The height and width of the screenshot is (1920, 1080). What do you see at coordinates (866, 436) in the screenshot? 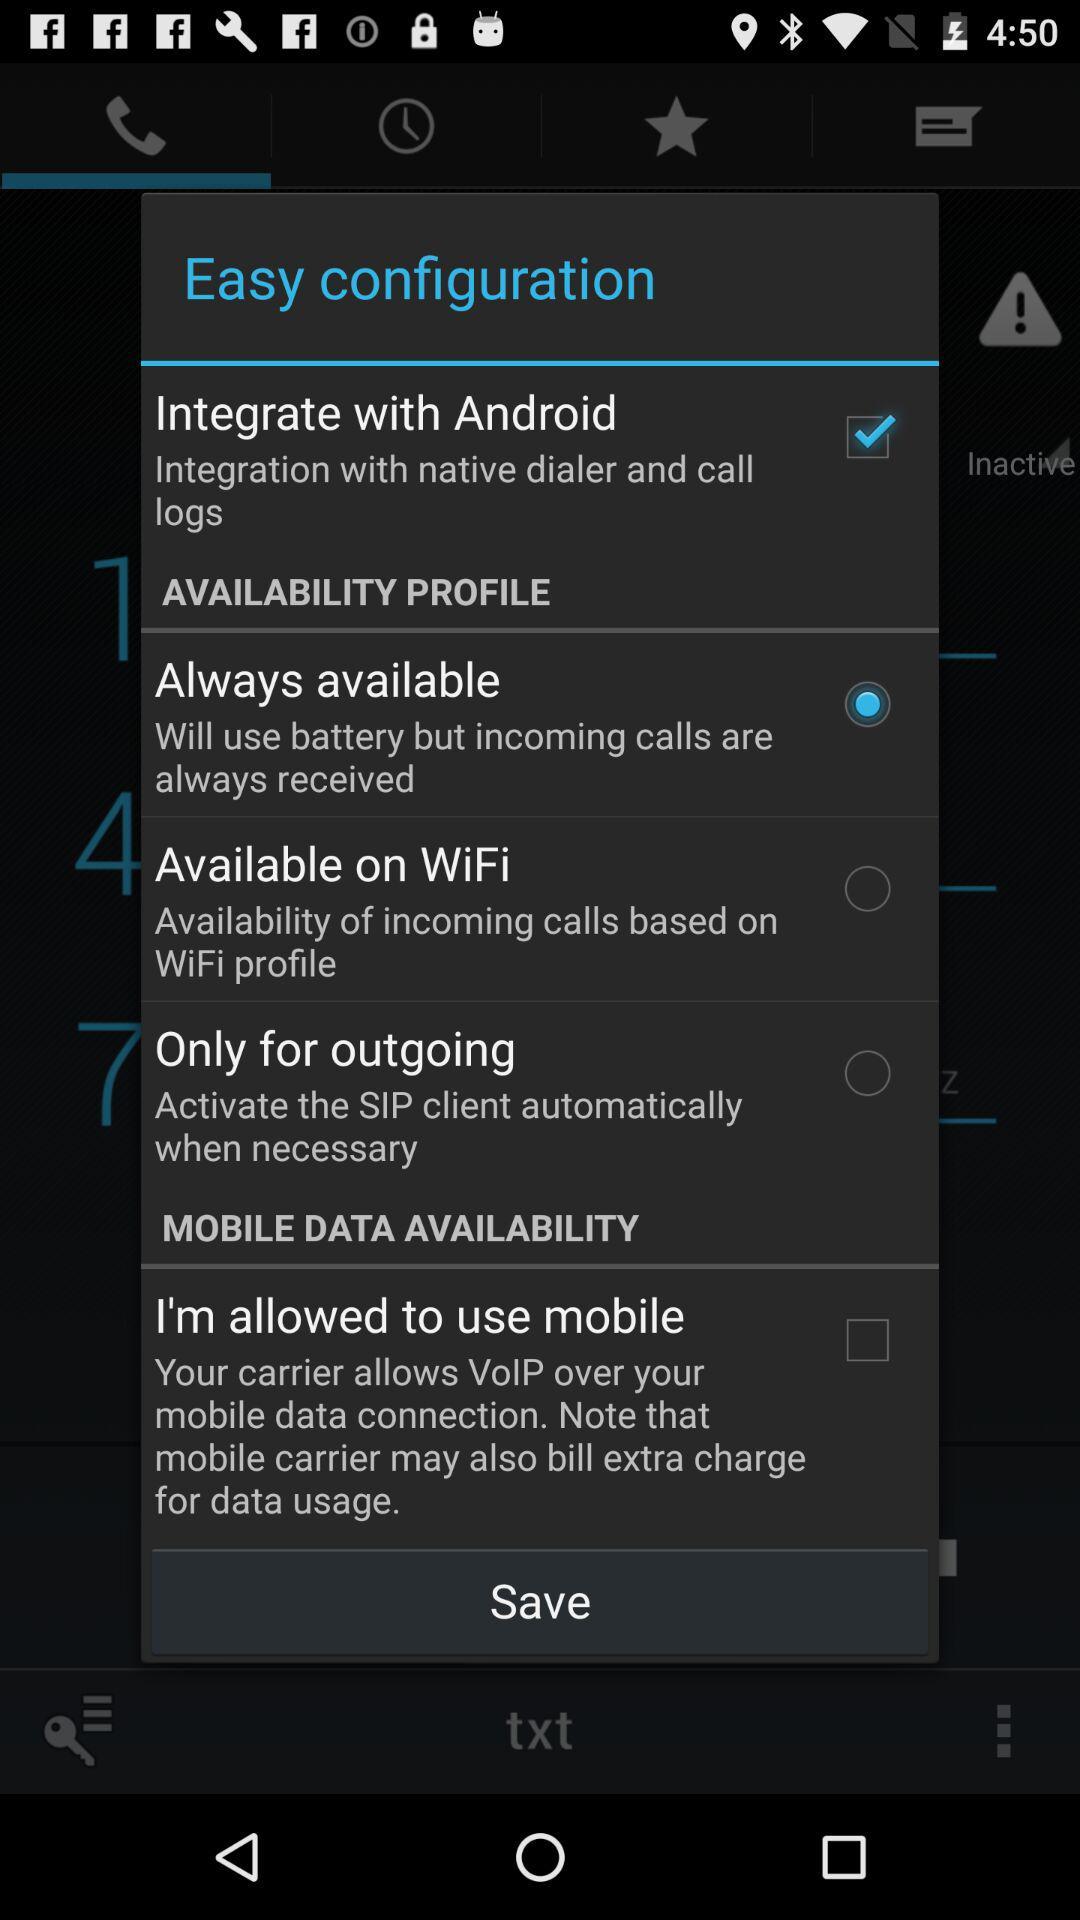
I see `checkbox at the top right corner` at bounding box center [866, 436].